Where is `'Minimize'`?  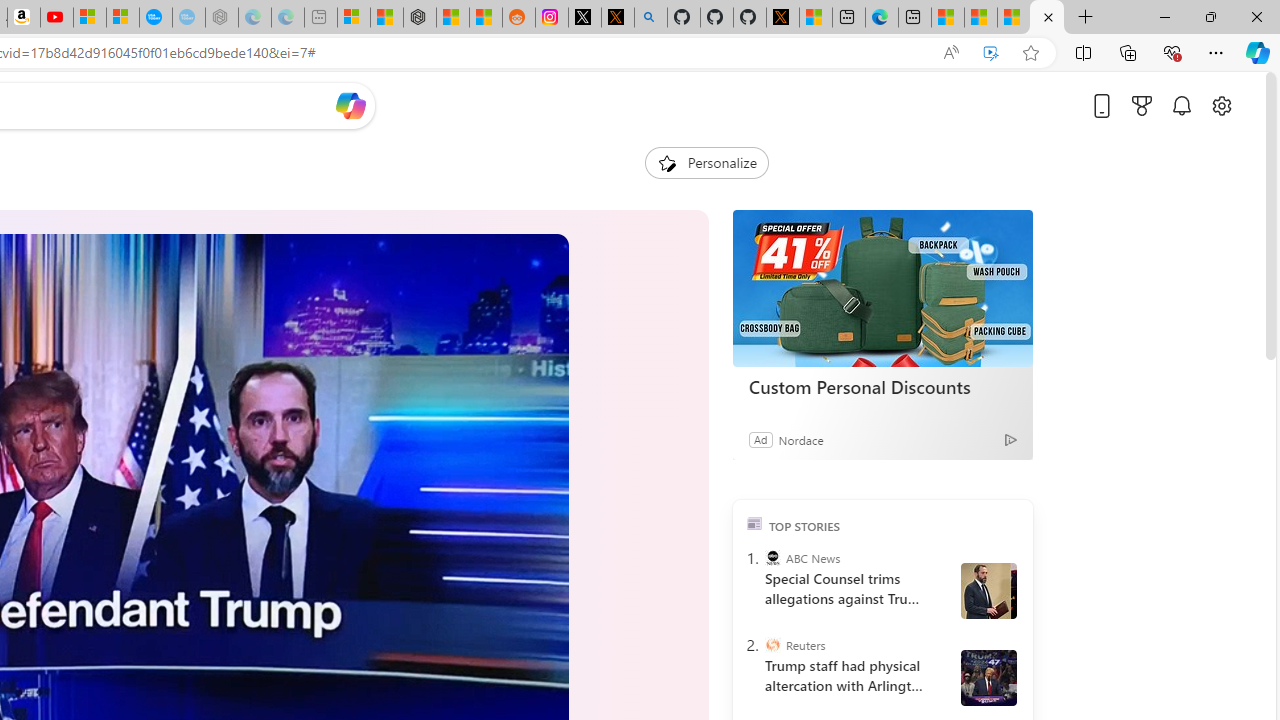
'Minimize' is located at coordinates (1164, 16).